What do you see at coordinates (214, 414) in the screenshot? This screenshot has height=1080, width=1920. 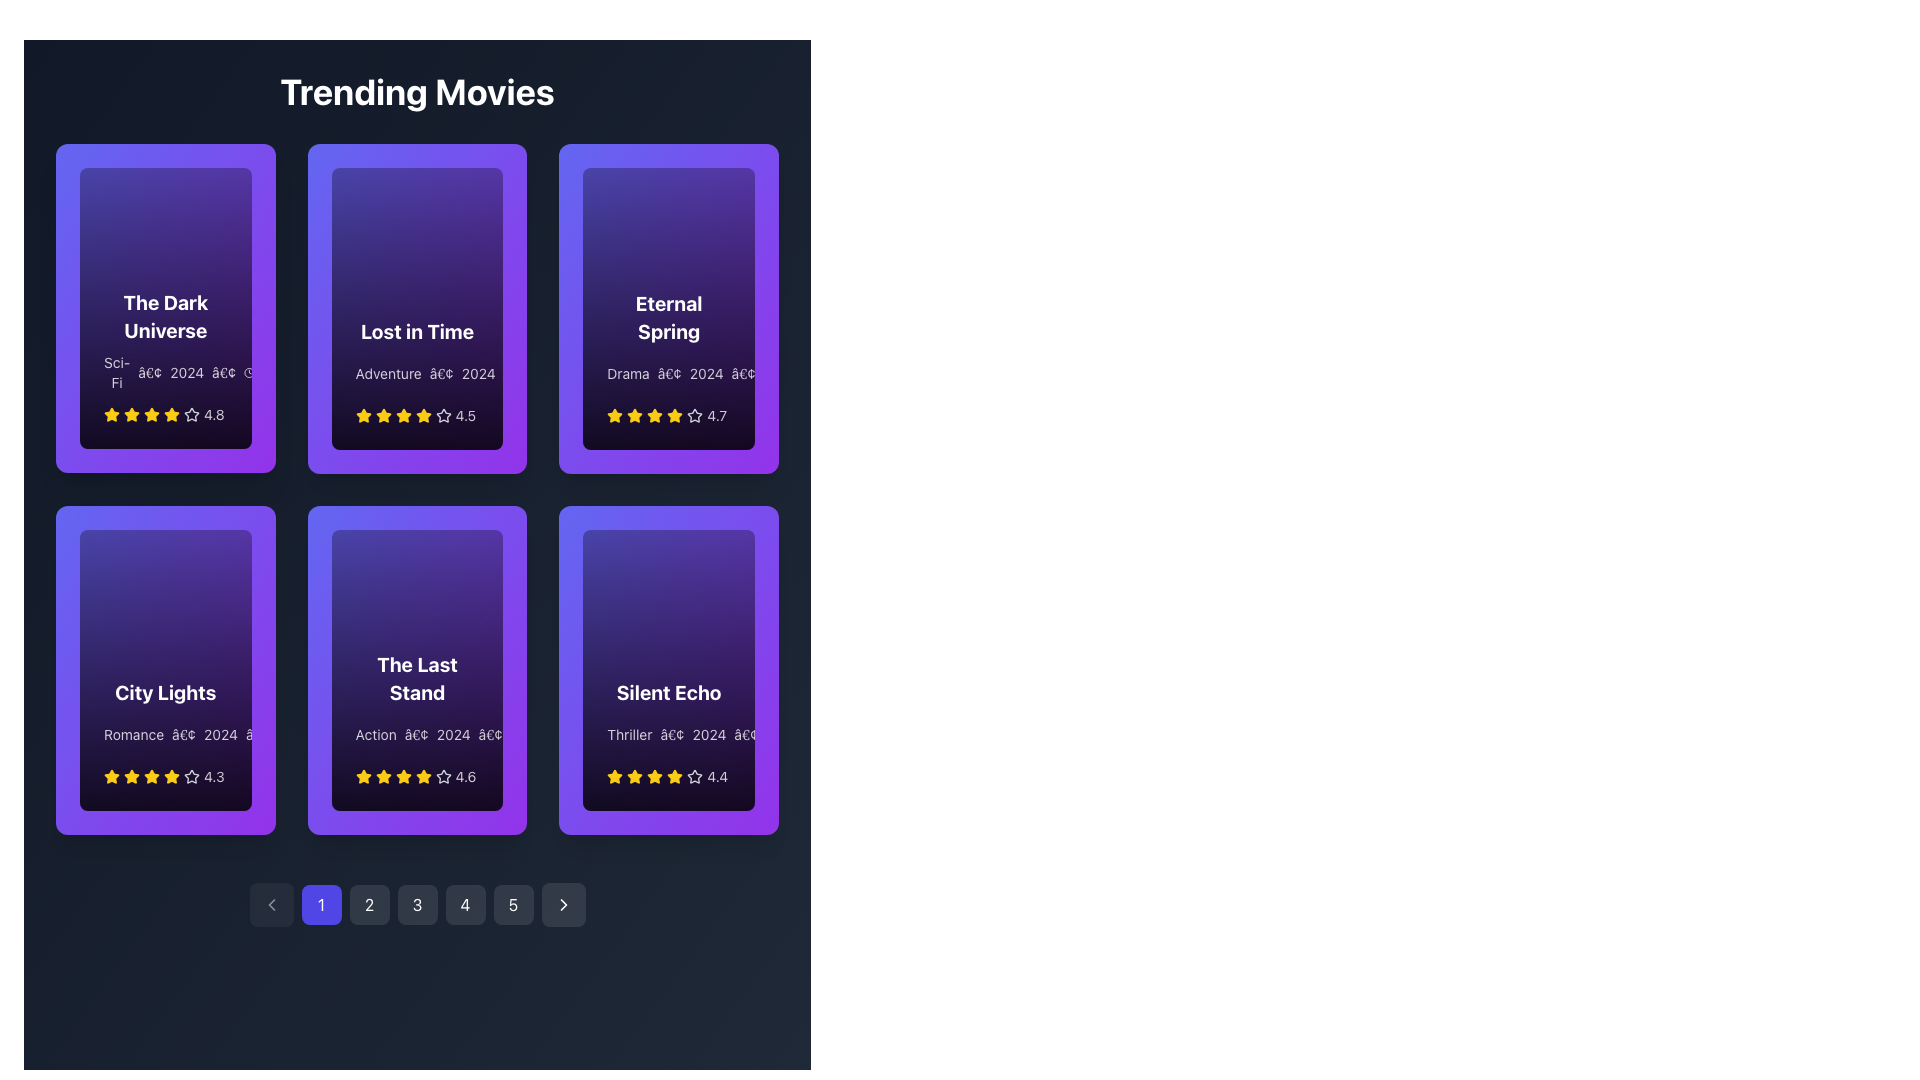 I see `the static text display showing the numerical rating for the movie 'The Dark Universe'` at bounding box center [214, 414].